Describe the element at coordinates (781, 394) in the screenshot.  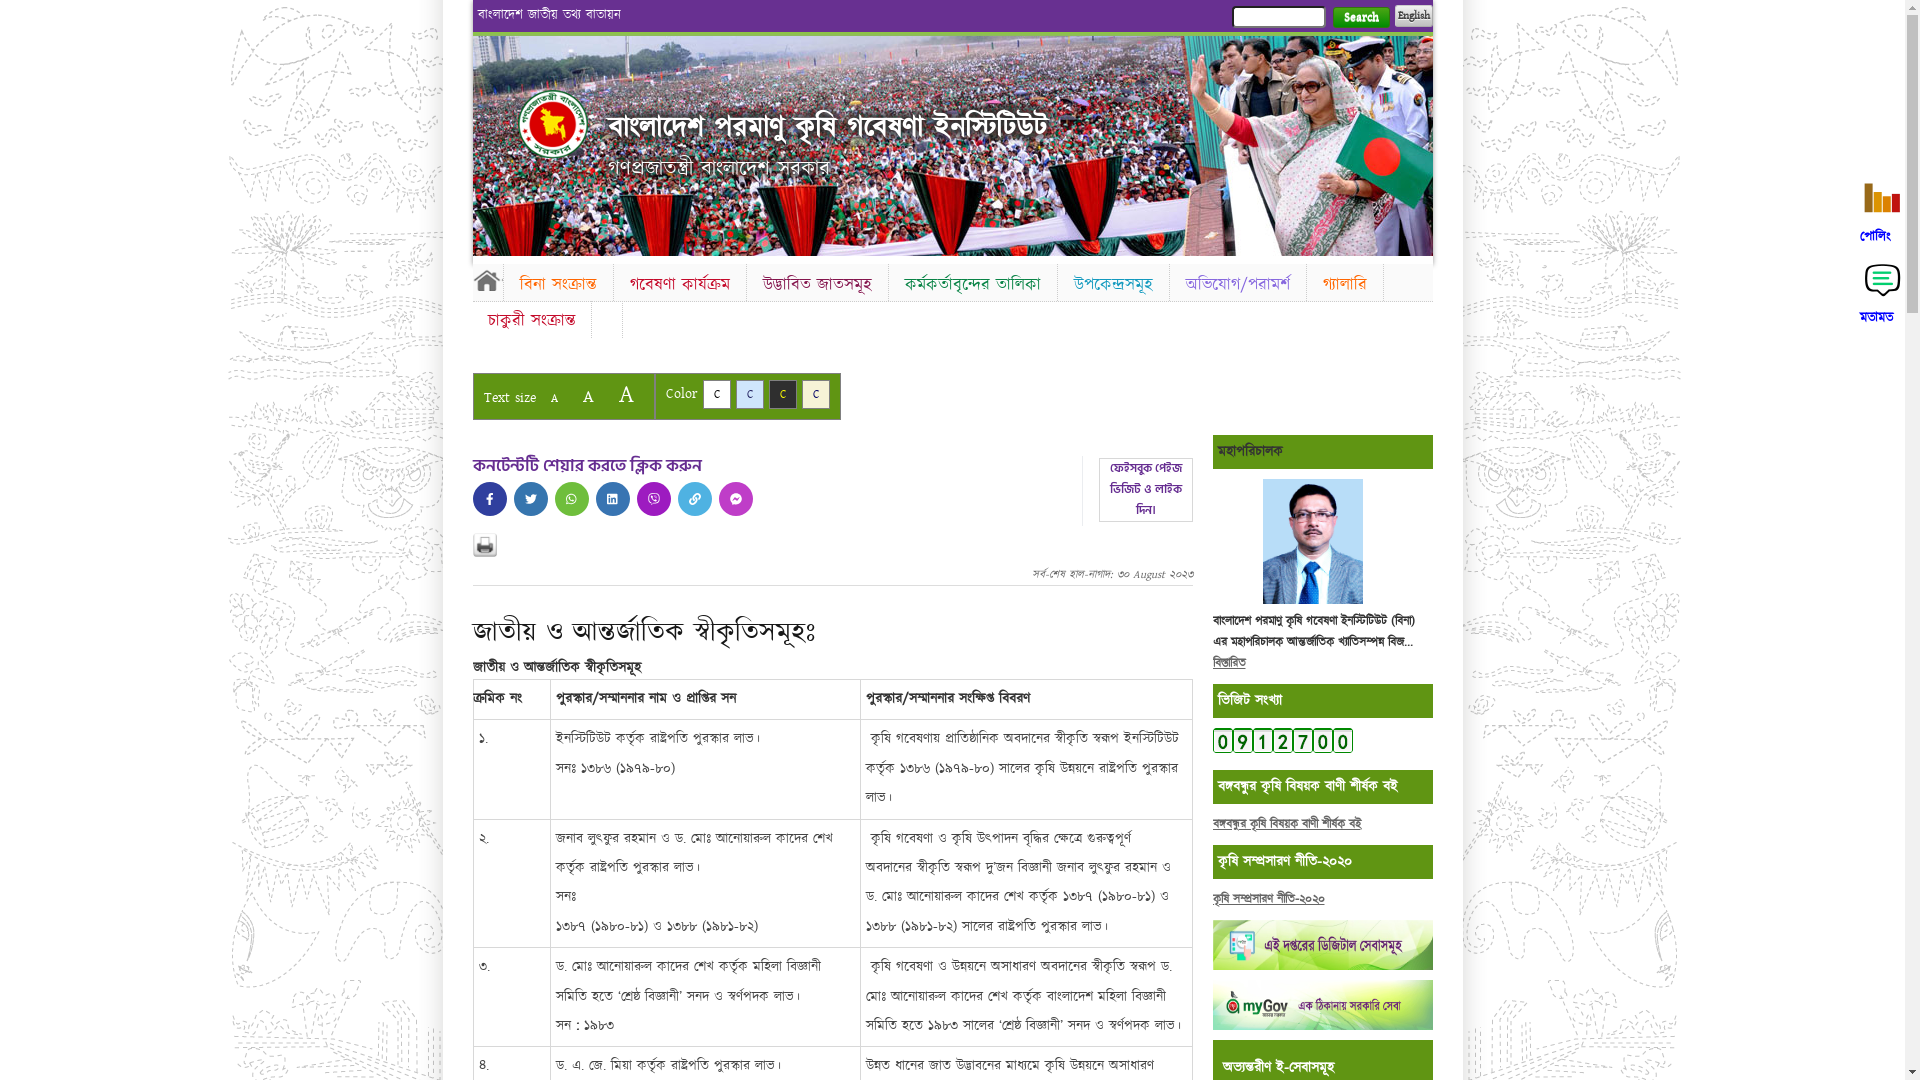
I see `'C'` at that location.